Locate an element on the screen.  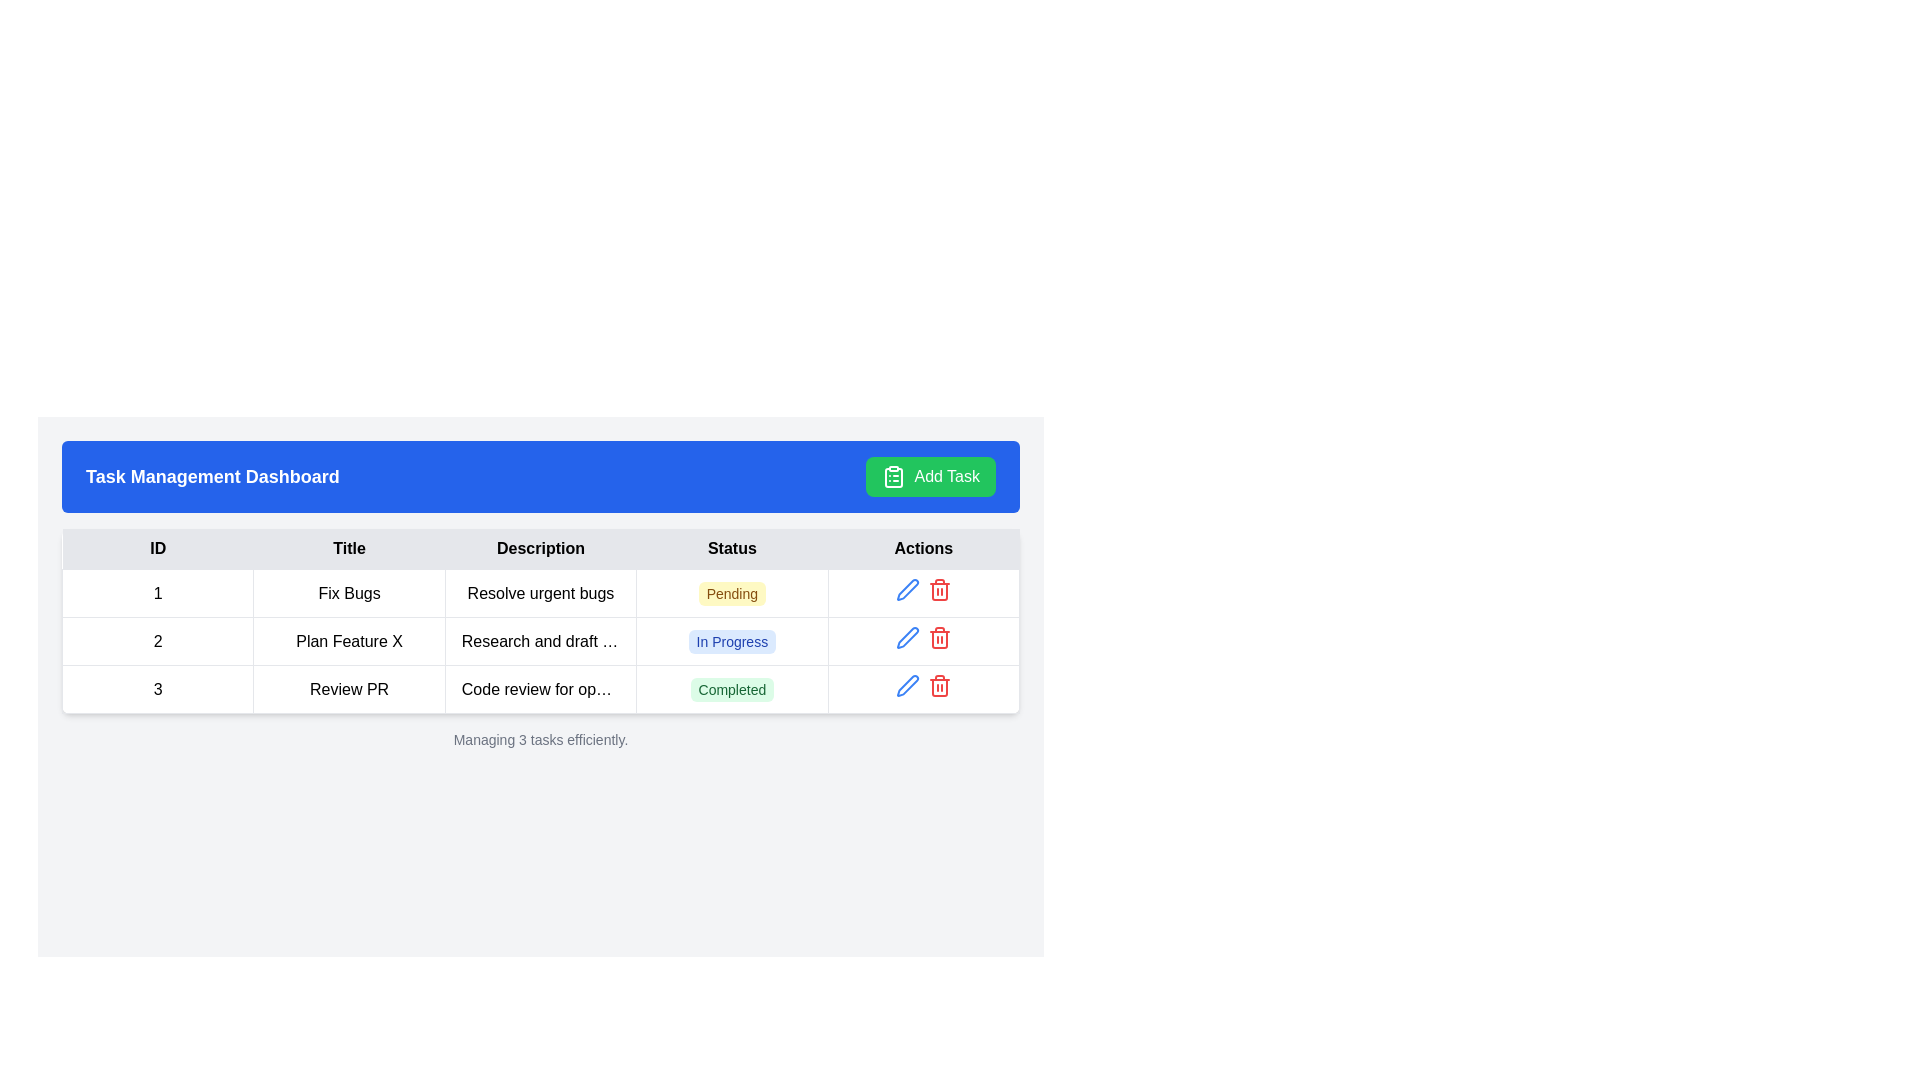
the text label displaying 'Research and draft specs' located in the third column under the 'Description' header for the title 'Plan Feature X' is located at coordinates (541, 641).